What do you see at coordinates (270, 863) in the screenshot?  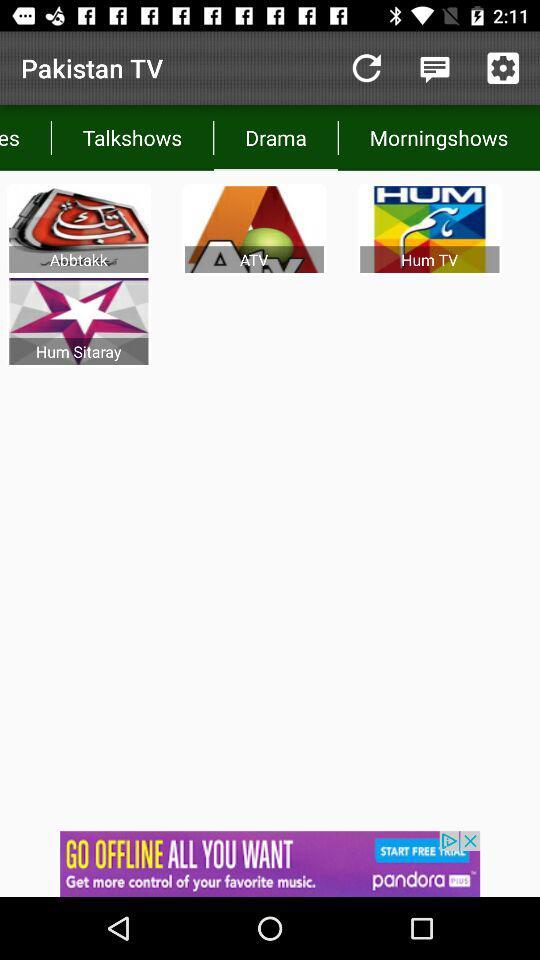 I see `click bottom advertisement` at bounding box center [270, 863].